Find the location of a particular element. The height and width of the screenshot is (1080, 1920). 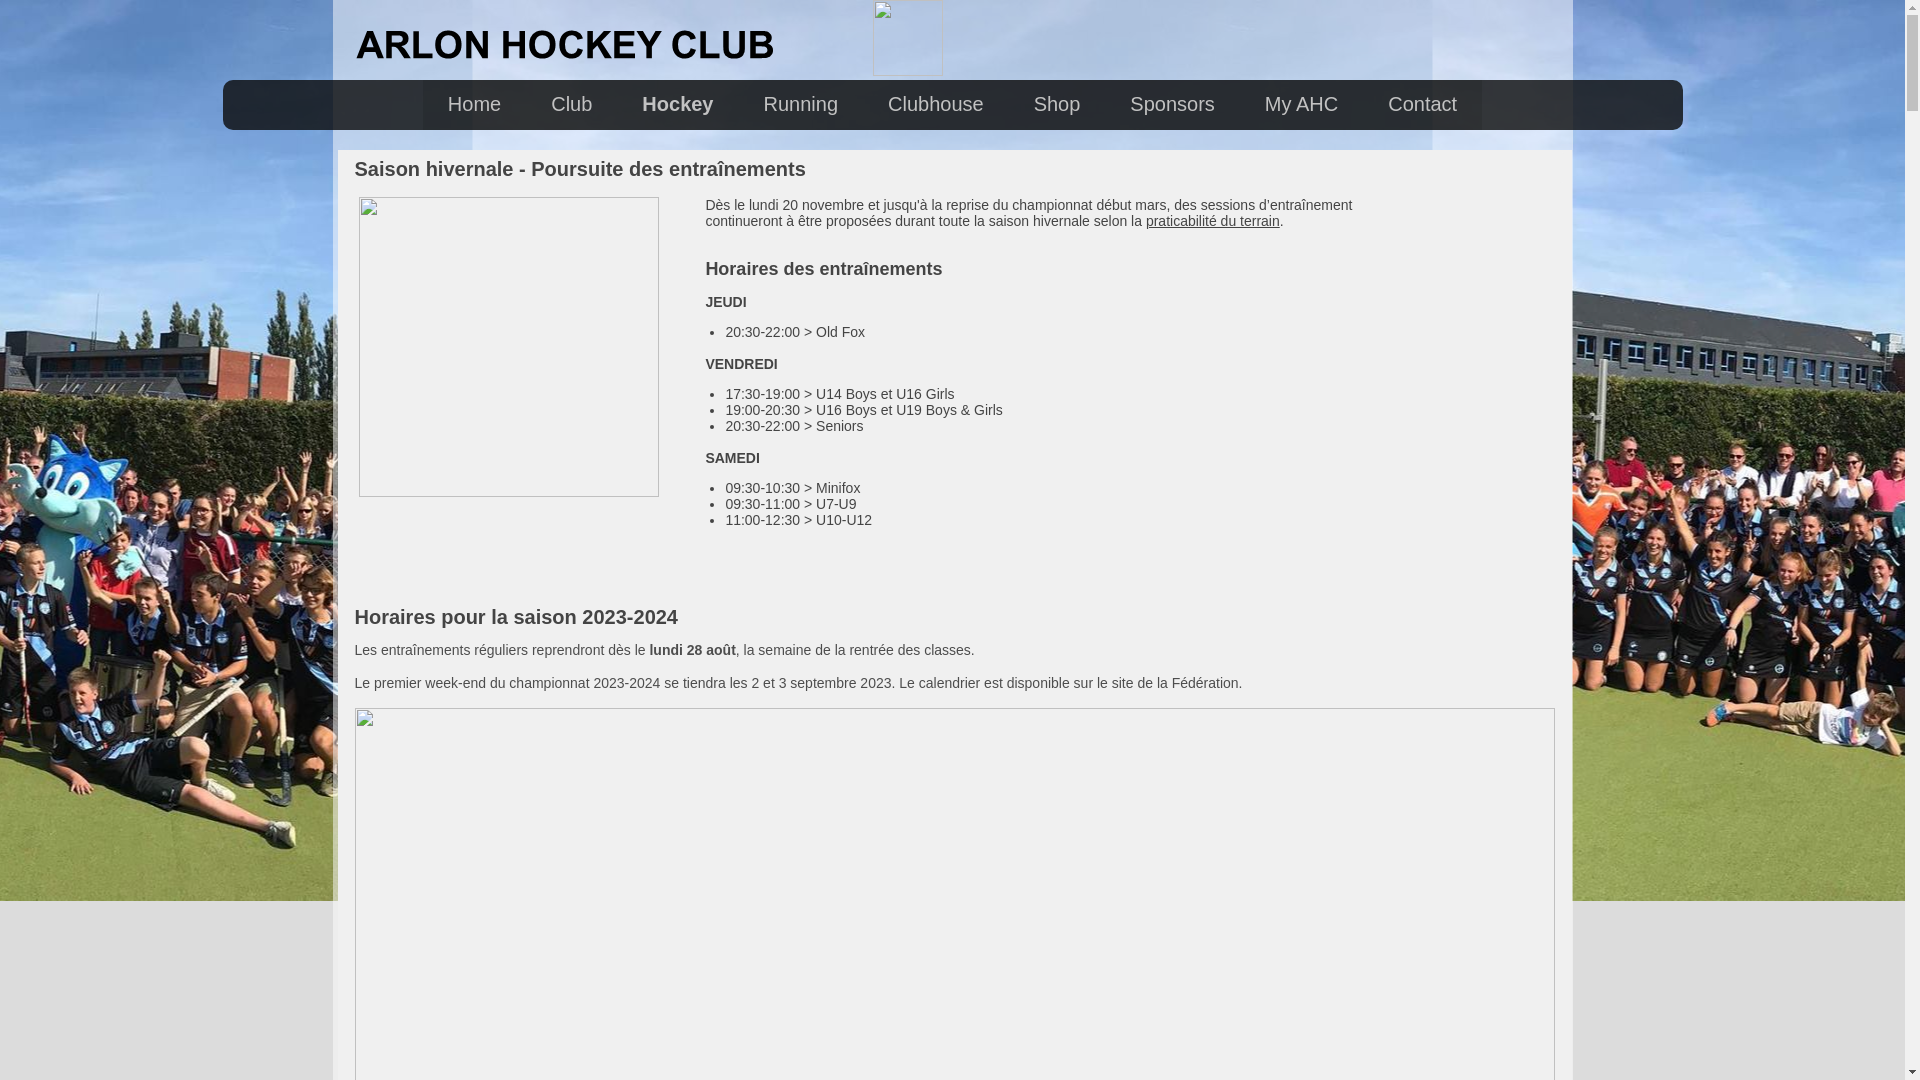

'Home' is located at coordinates (473, 104).